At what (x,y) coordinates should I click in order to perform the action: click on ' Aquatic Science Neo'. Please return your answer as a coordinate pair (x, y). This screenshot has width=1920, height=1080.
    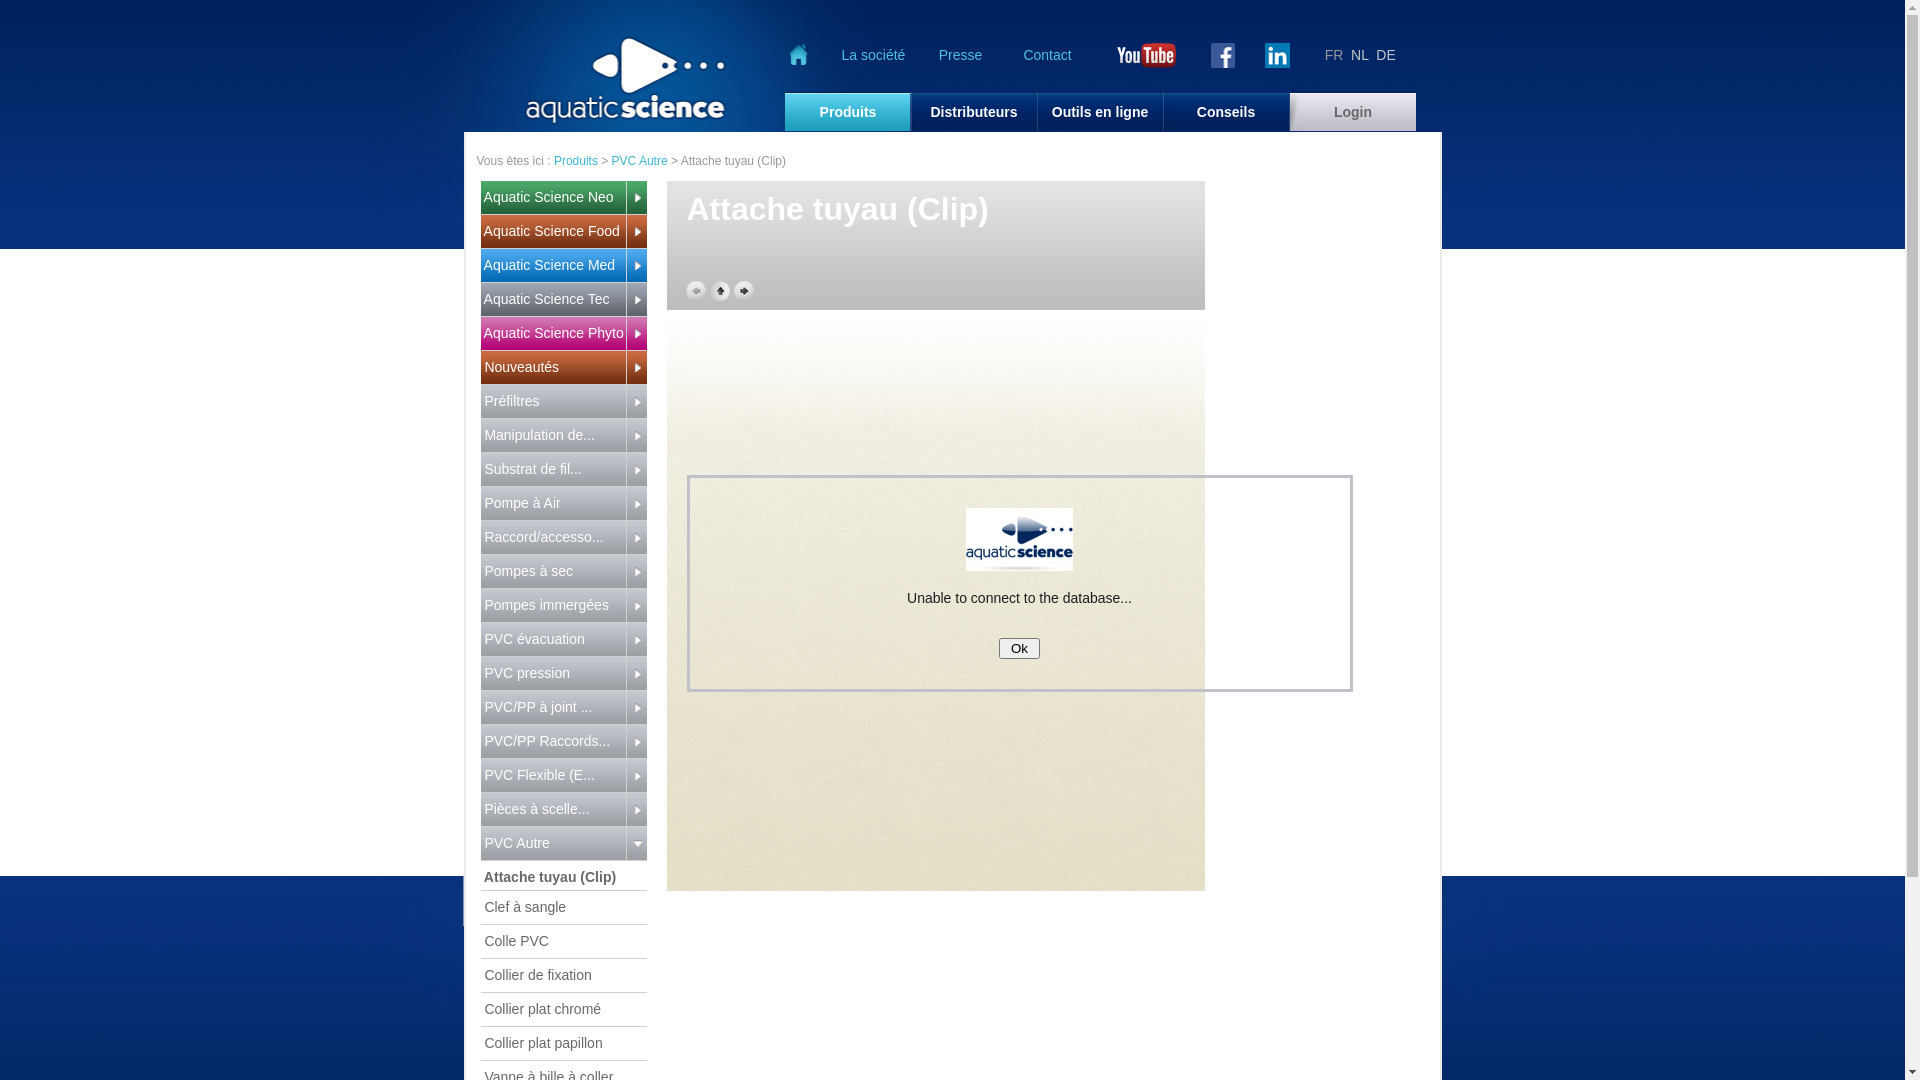
    Looking at the image, I should click on (552, 197).